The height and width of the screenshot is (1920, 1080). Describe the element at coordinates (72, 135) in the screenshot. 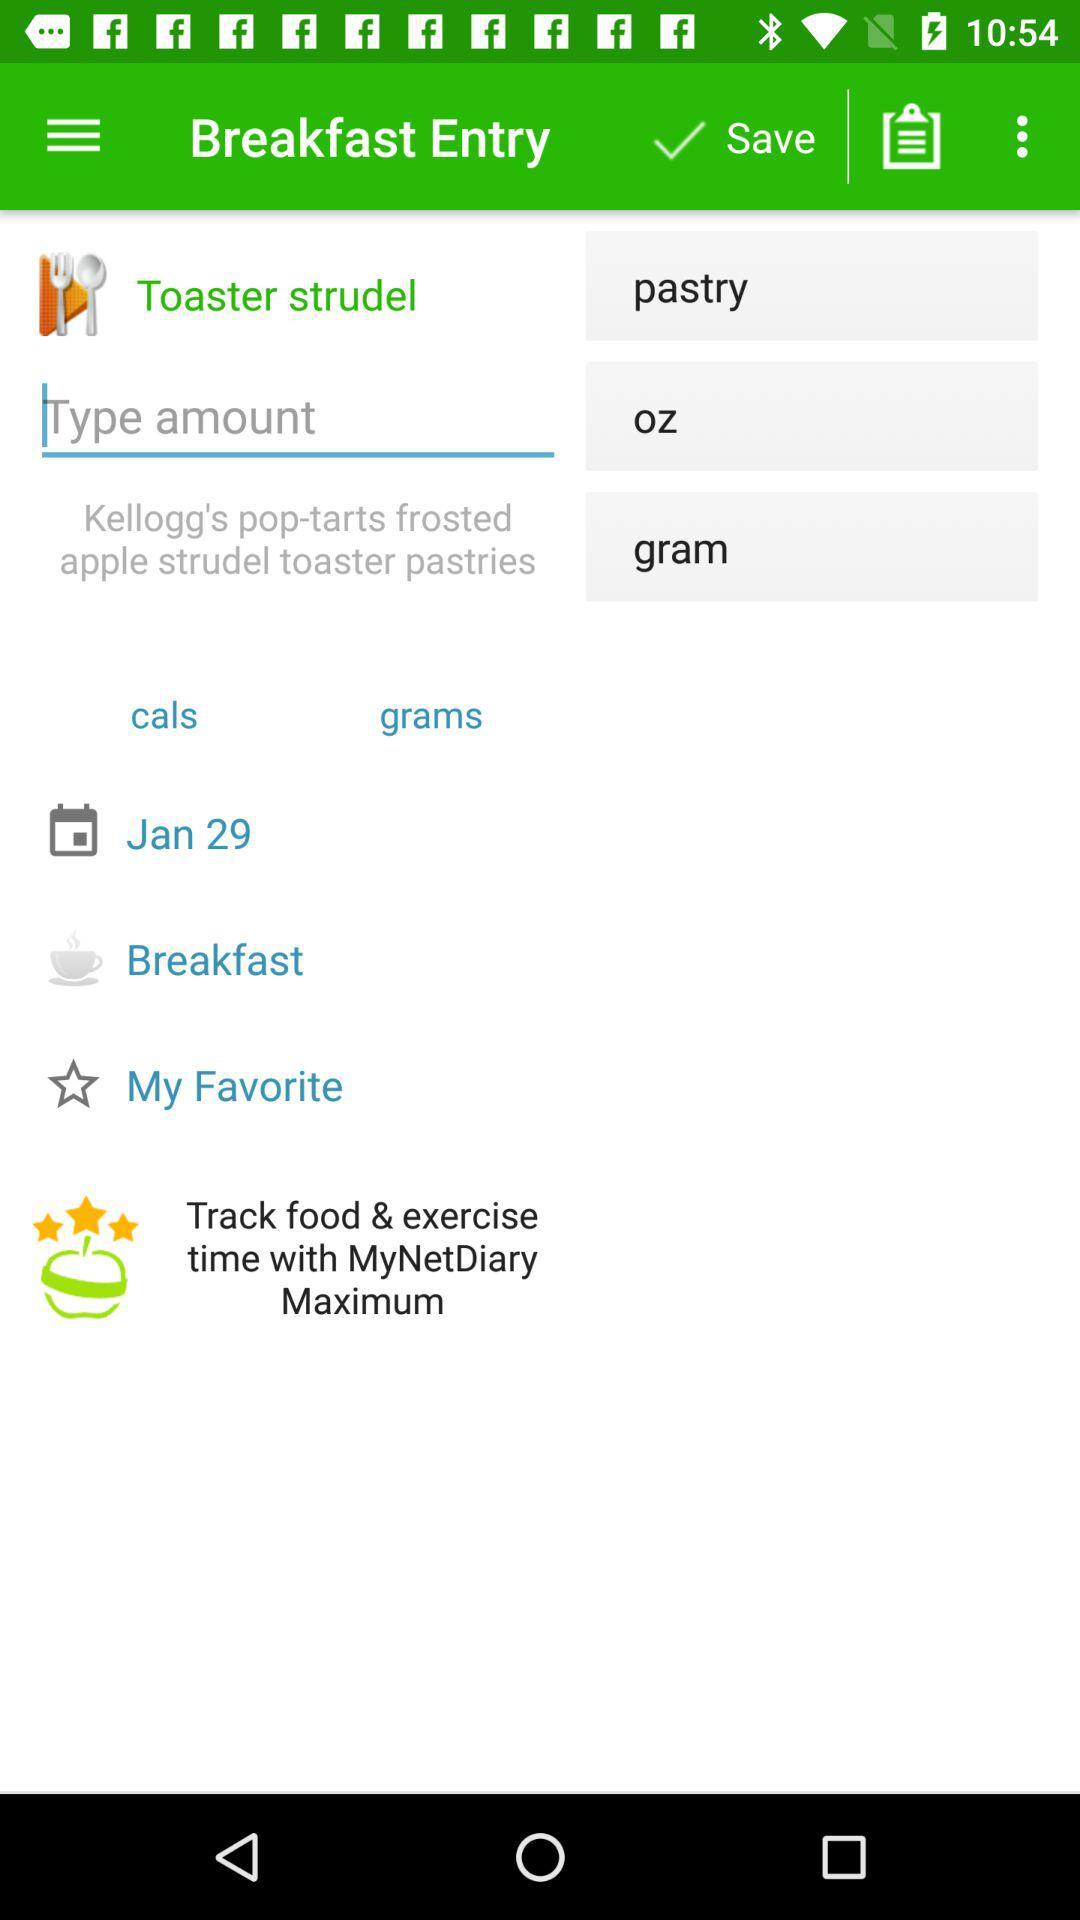

I see `the item to the left of breakfast entry` at that location.